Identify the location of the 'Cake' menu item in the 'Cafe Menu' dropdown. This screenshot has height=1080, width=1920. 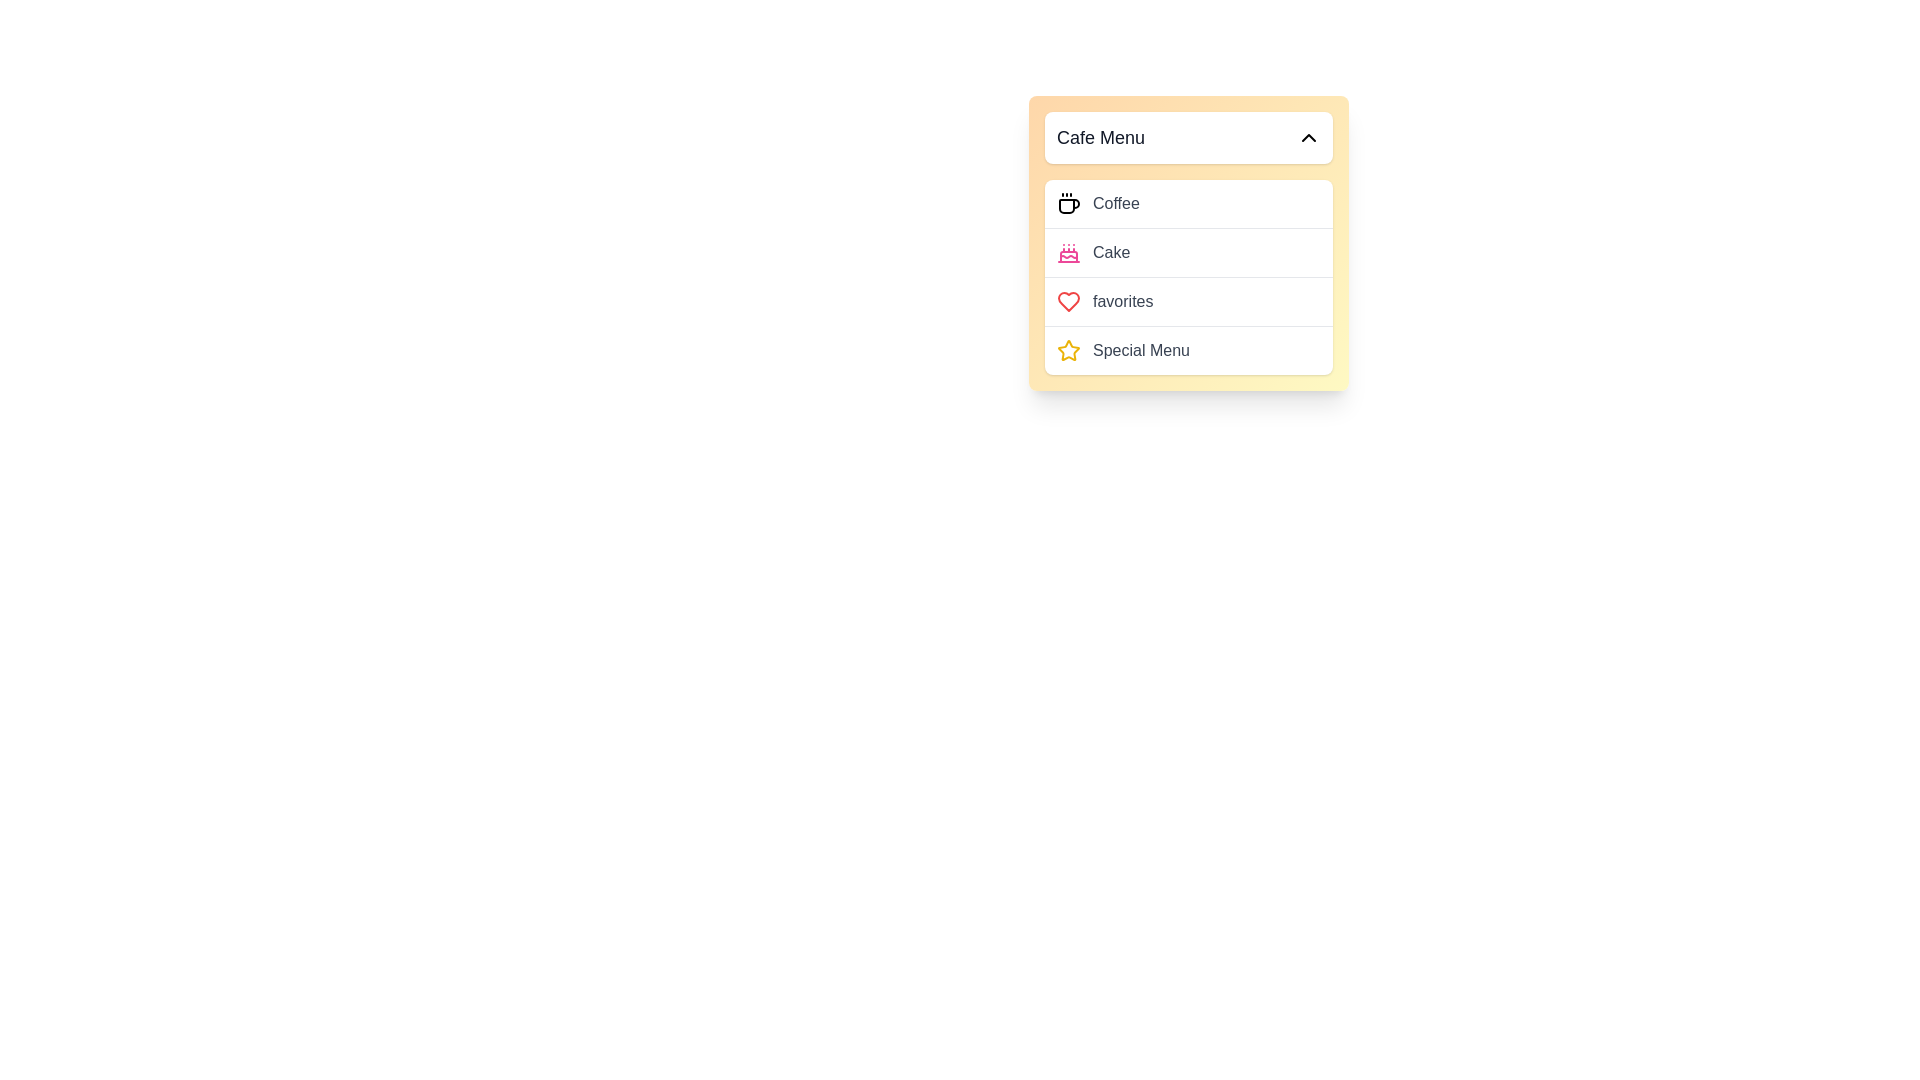
(1189, 251).